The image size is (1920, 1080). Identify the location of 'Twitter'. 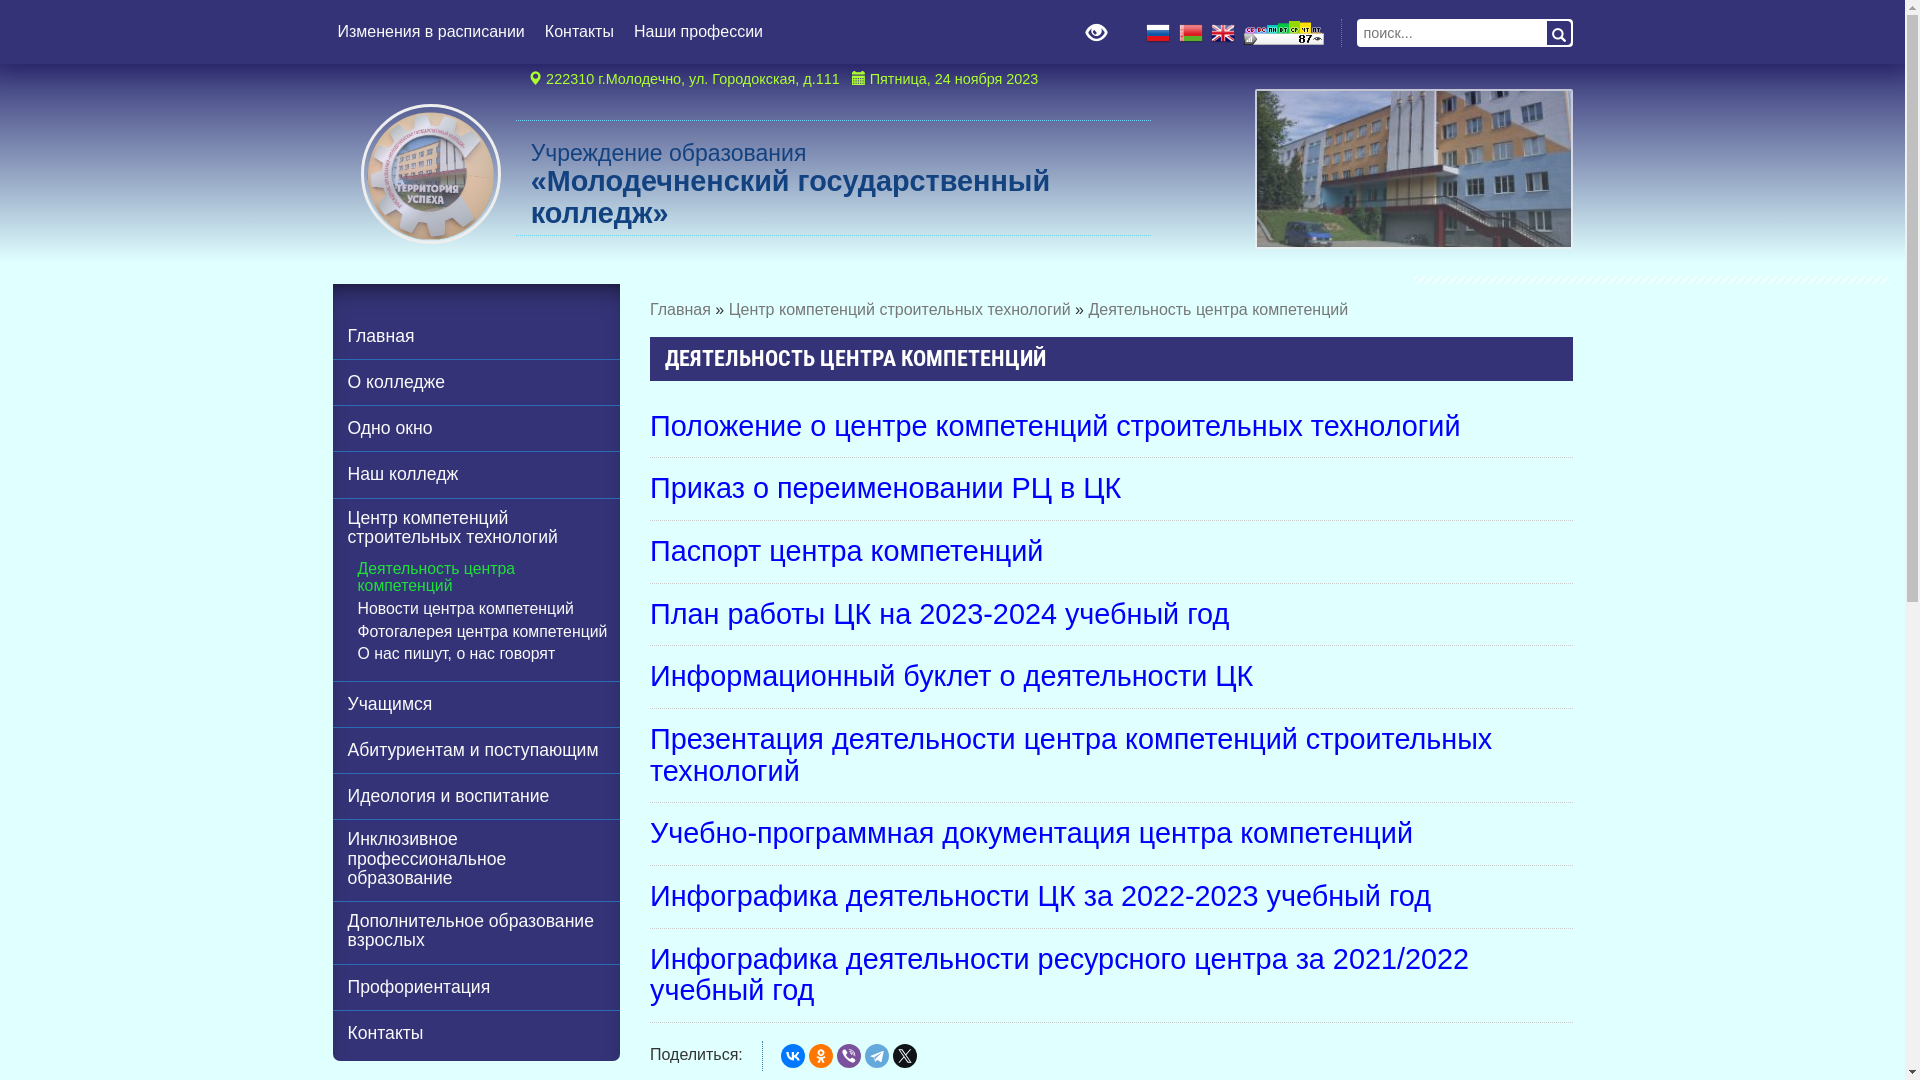
(904, 1055).